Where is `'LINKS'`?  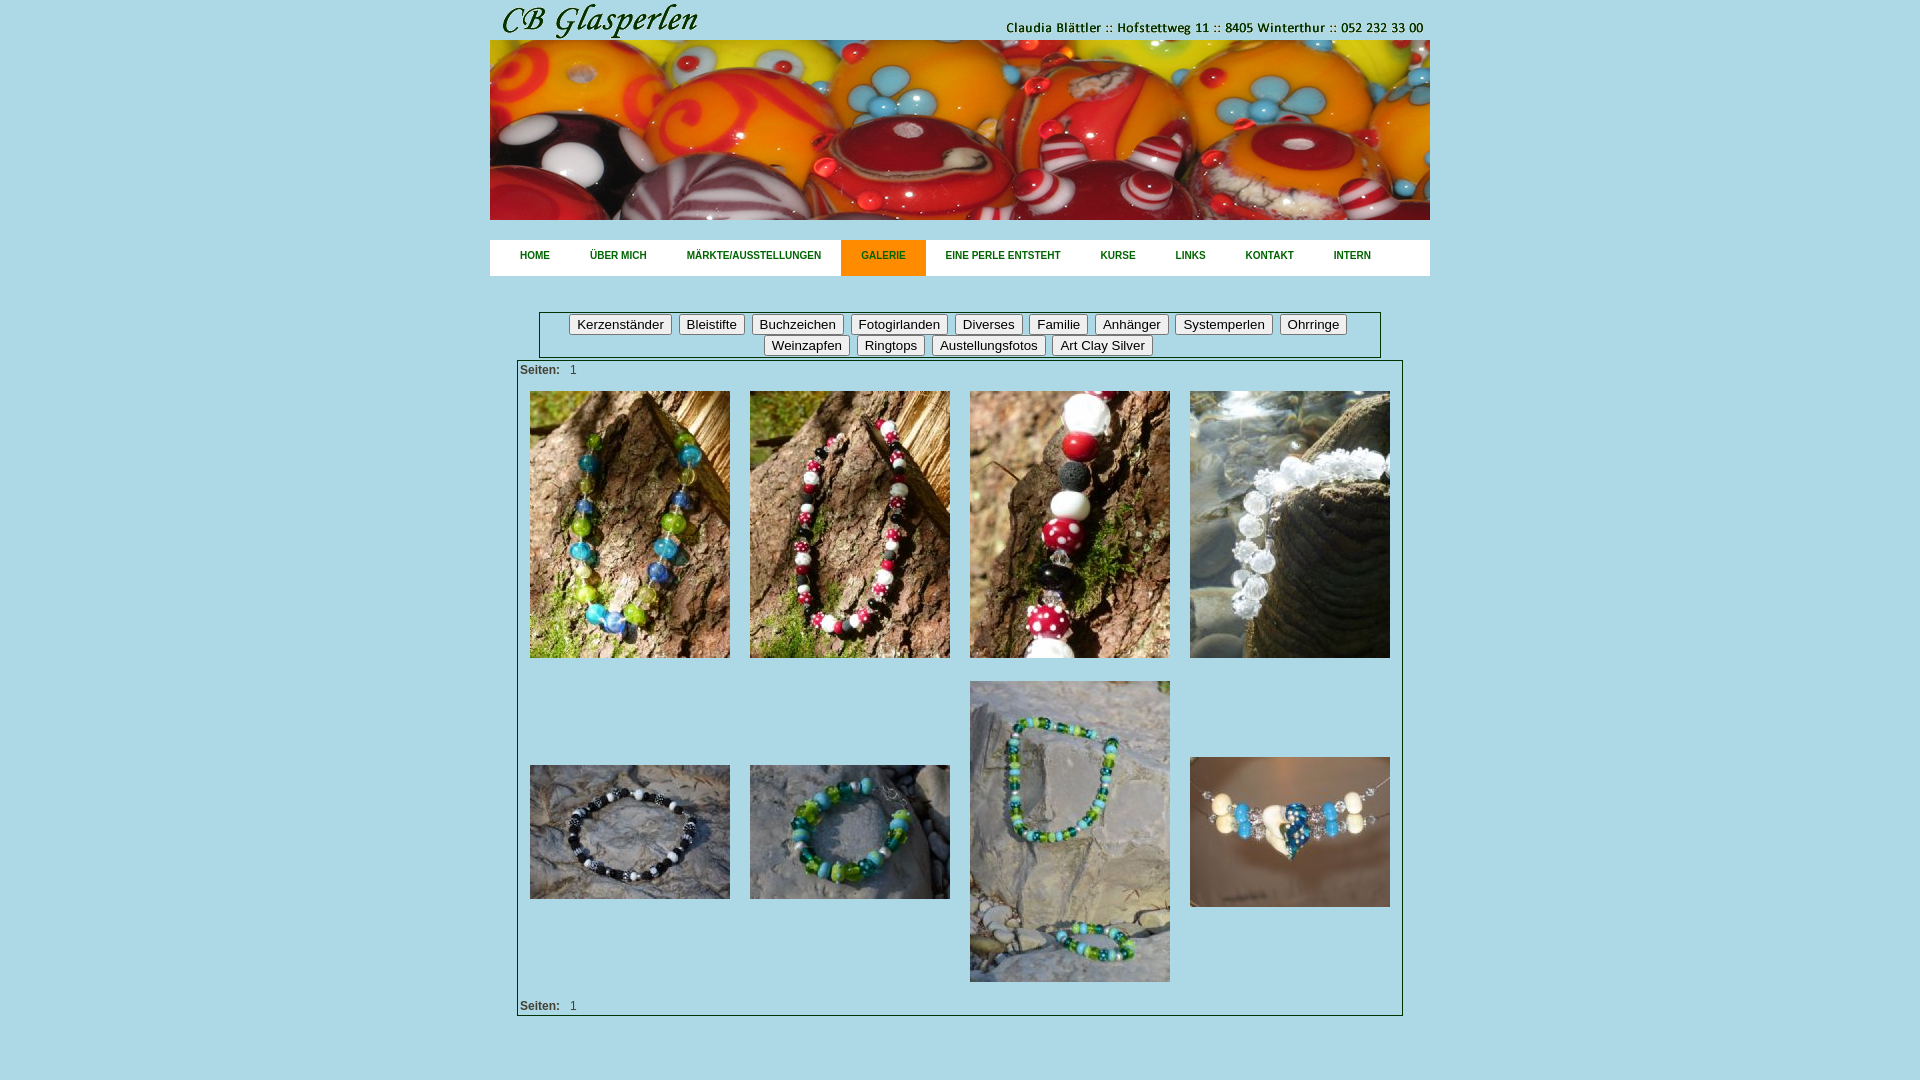
'LINKS' is located at coordinates (1156, 257).